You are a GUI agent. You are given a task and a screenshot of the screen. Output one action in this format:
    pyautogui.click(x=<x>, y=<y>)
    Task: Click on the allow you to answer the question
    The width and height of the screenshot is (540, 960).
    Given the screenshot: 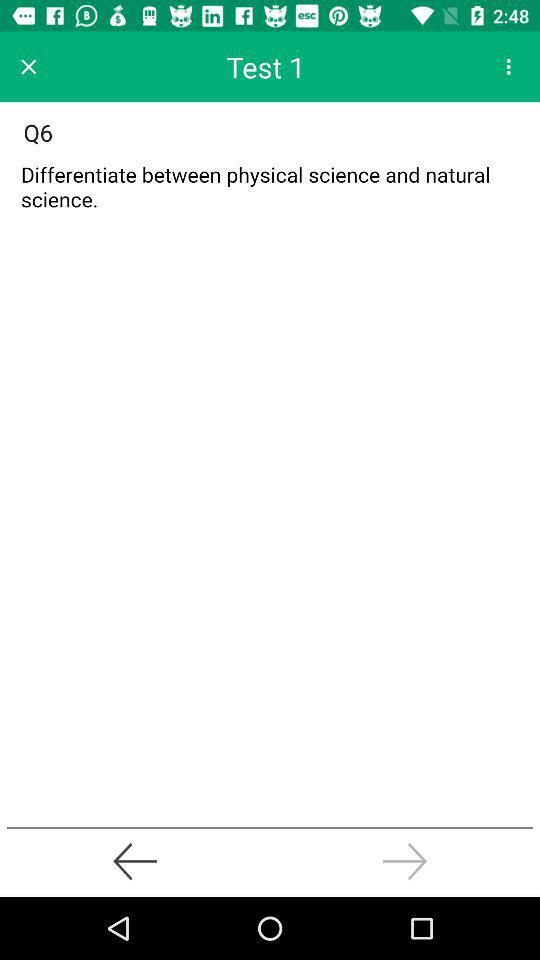 What is the action you would take?
    pyautogui.click(x=270, y=192)
    